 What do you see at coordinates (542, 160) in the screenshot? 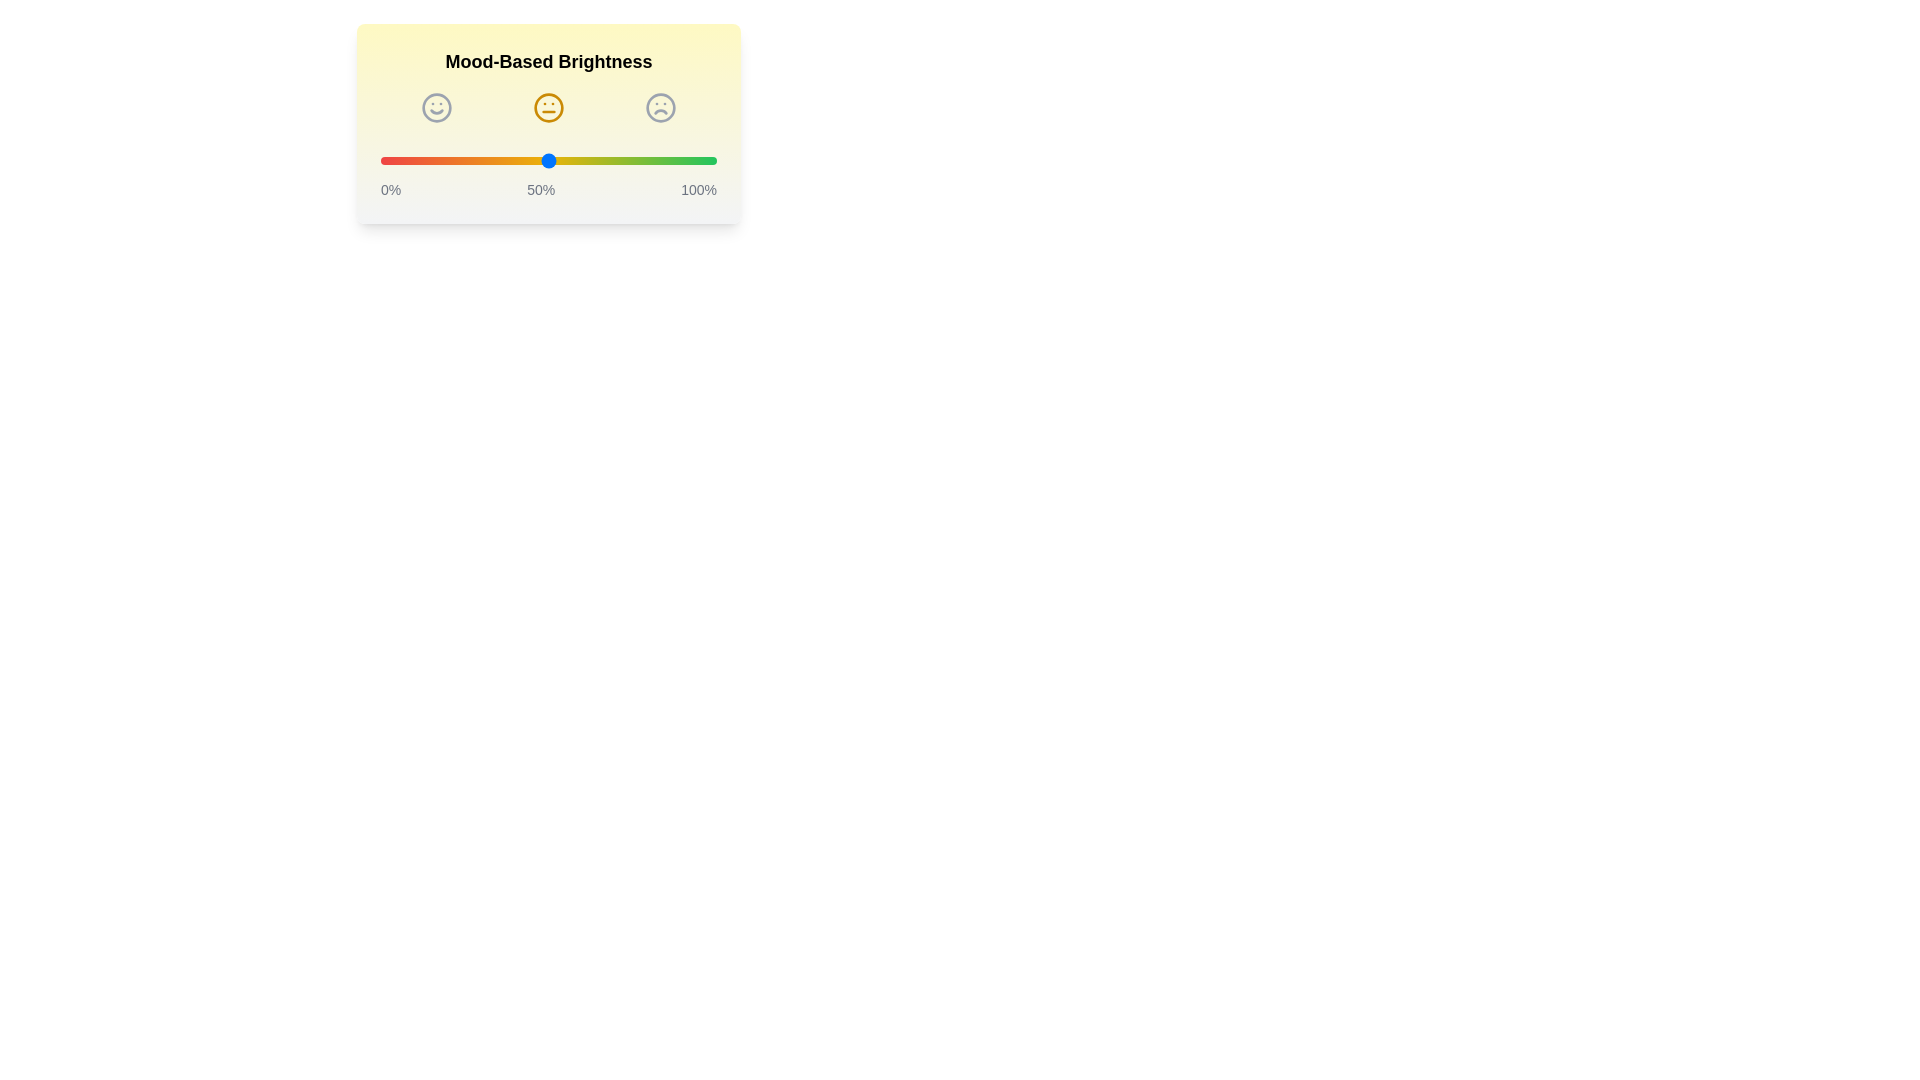
I see `the brightness slider to 48% to observe the mood icon change` at bounding box center [542, 160].